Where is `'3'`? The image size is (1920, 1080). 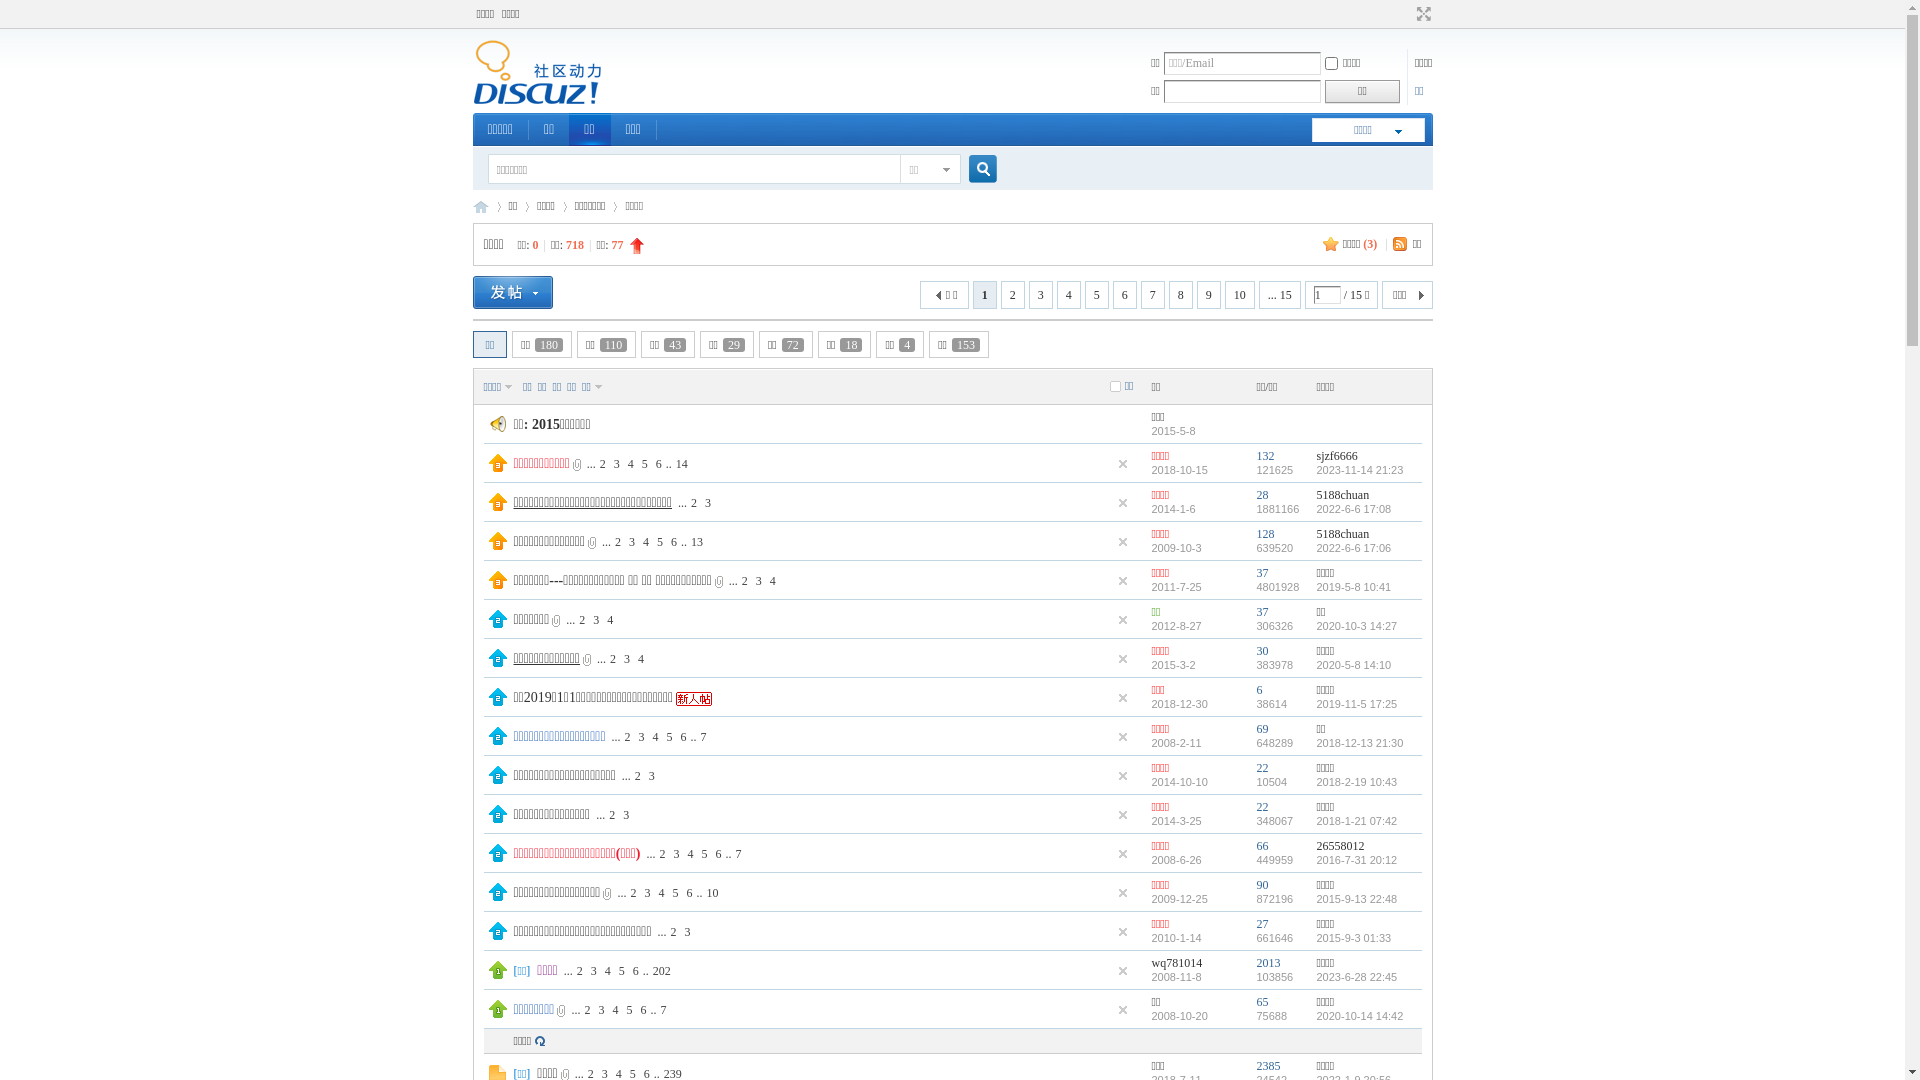 '3' is located at coordinates (676, 852).